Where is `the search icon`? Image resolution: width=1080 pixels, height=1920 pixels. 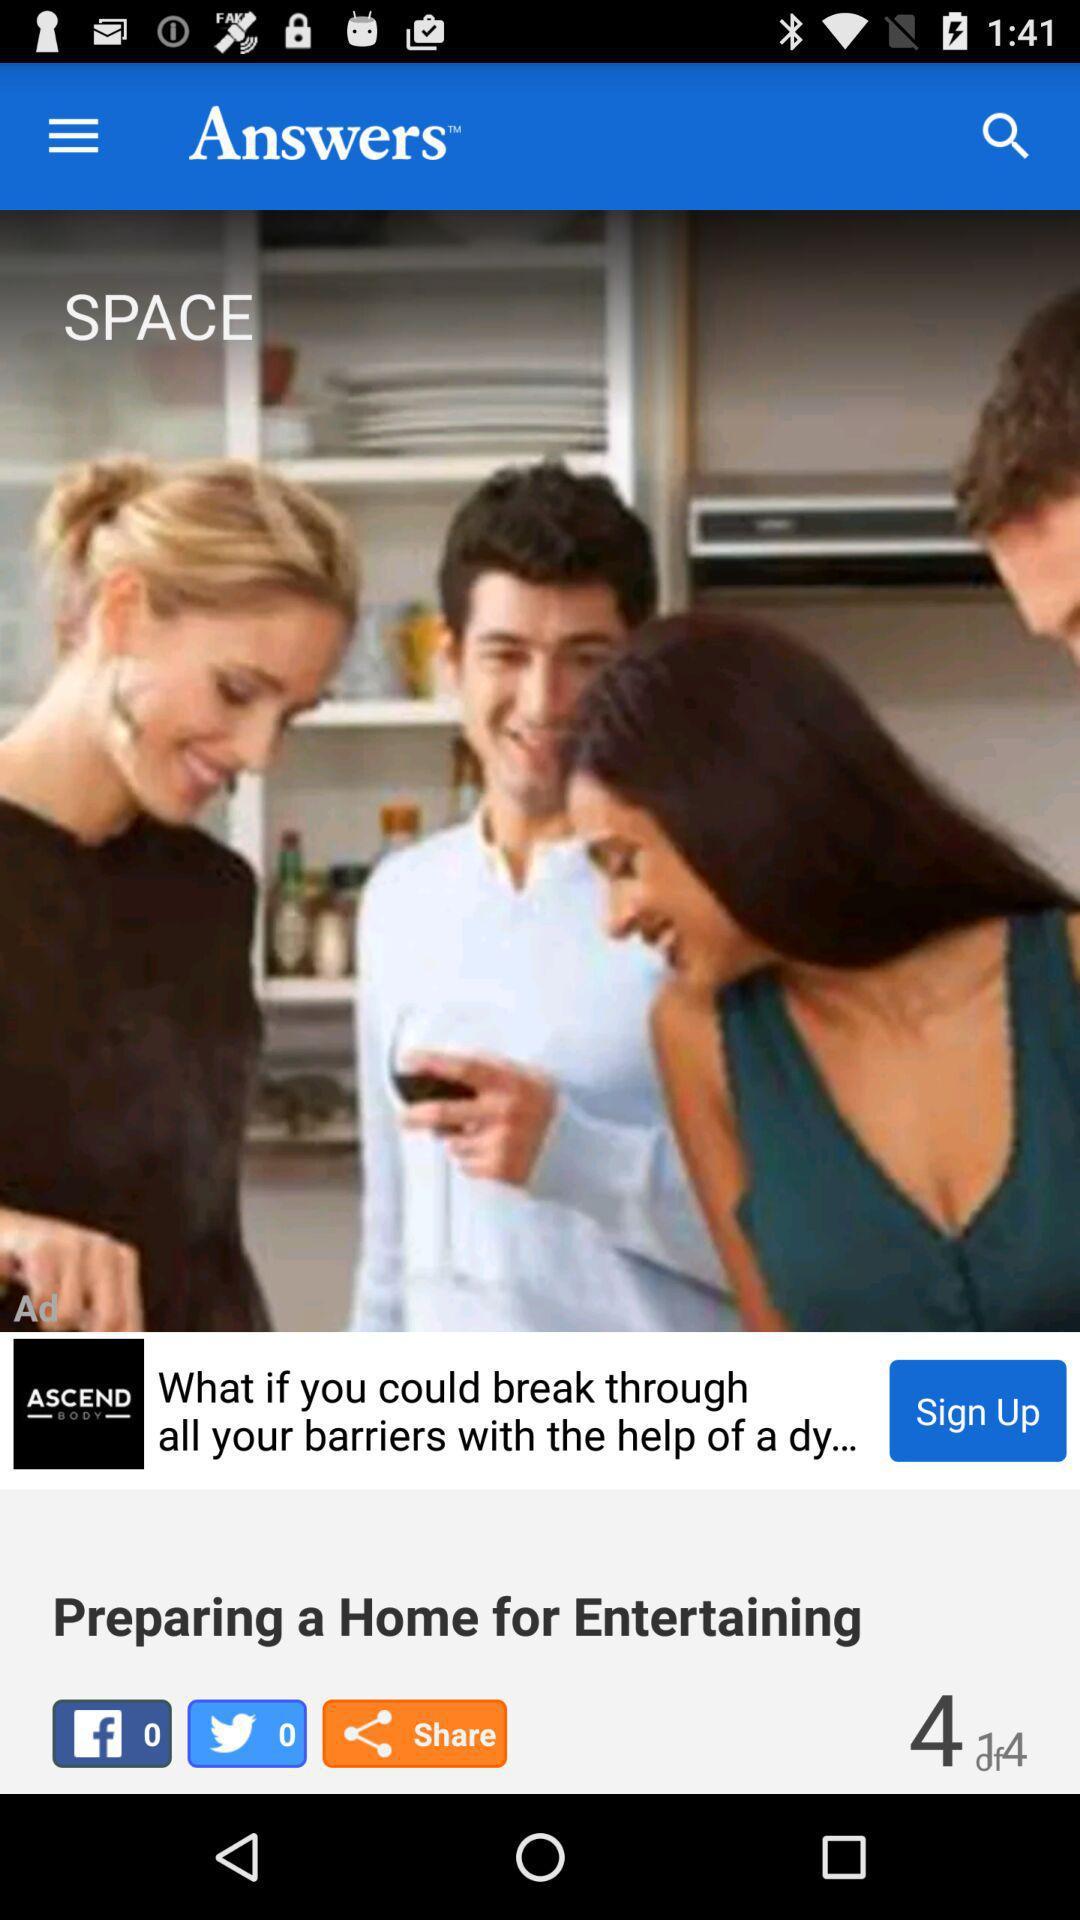
the search icon is located at coordinates (1006, 145).